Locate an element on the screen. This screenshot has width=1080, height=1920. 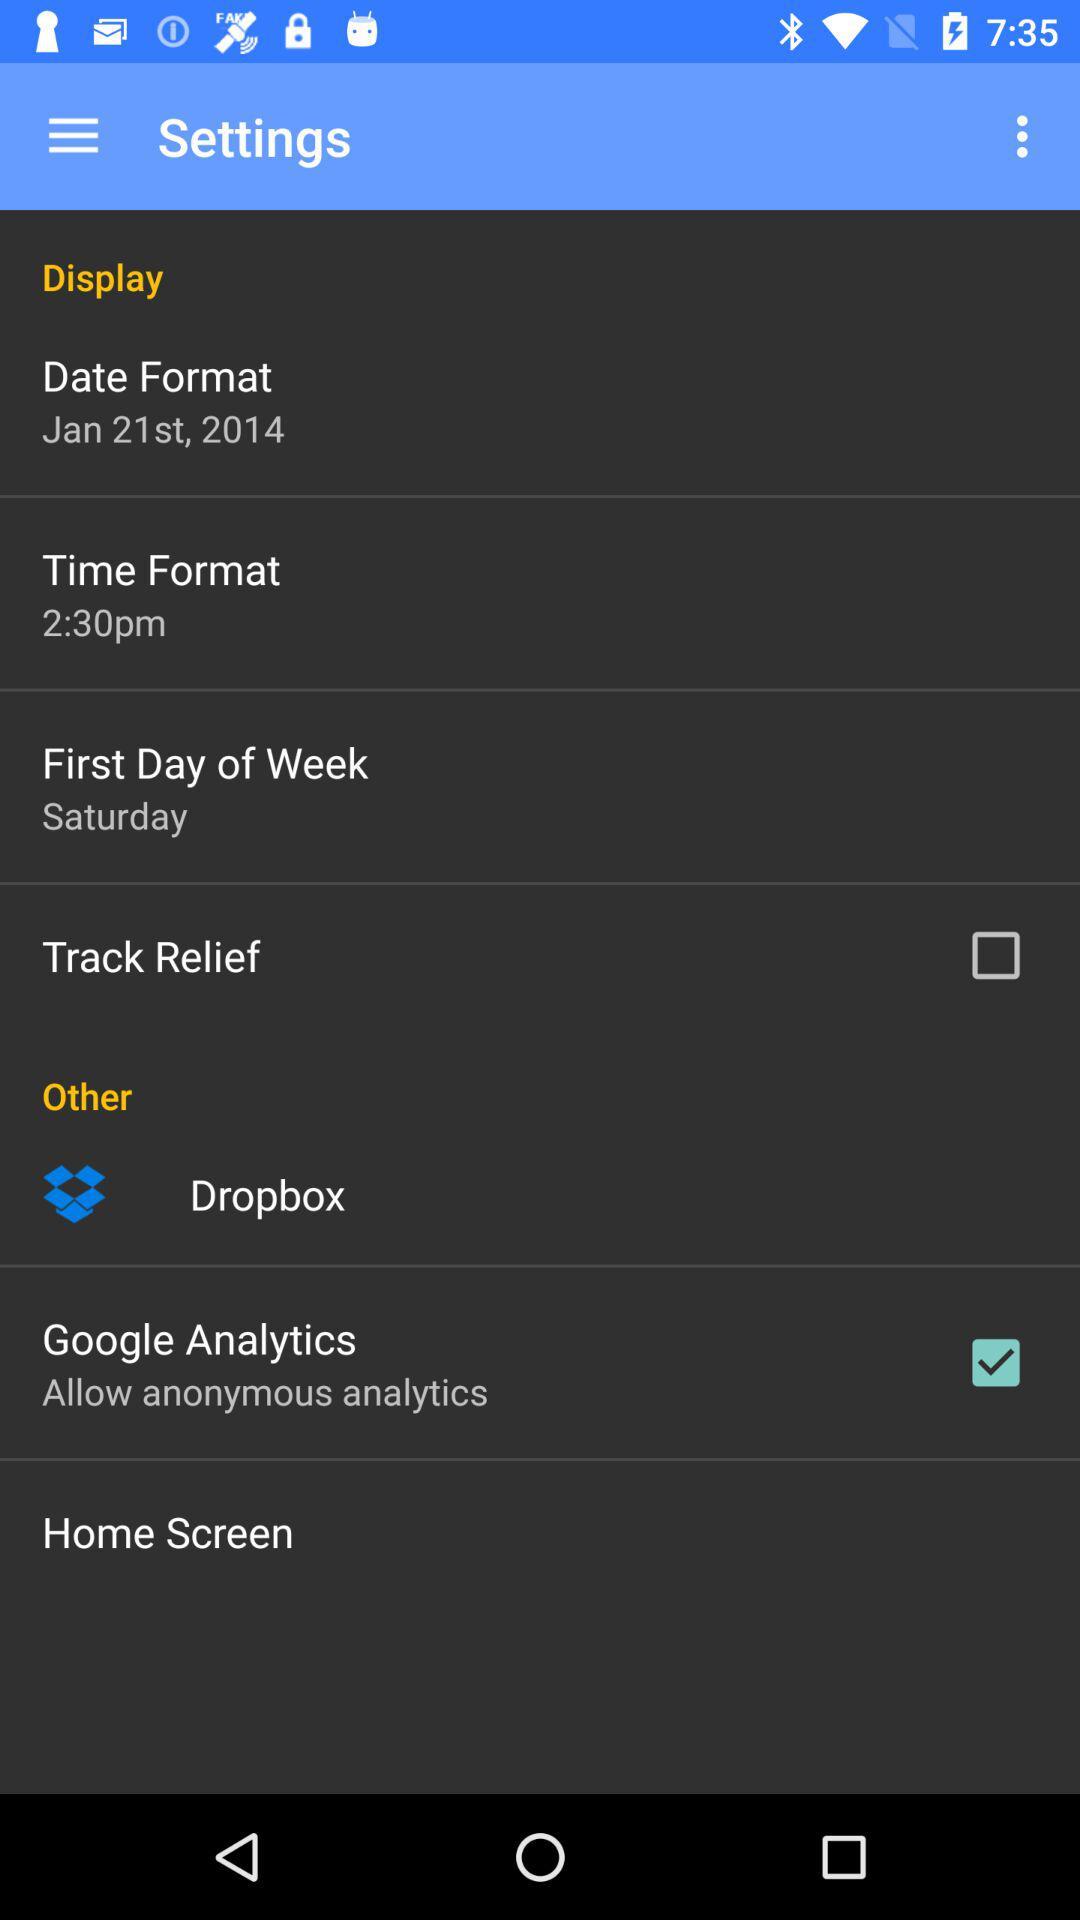
home screen item is located at coordinates (167, 1530).